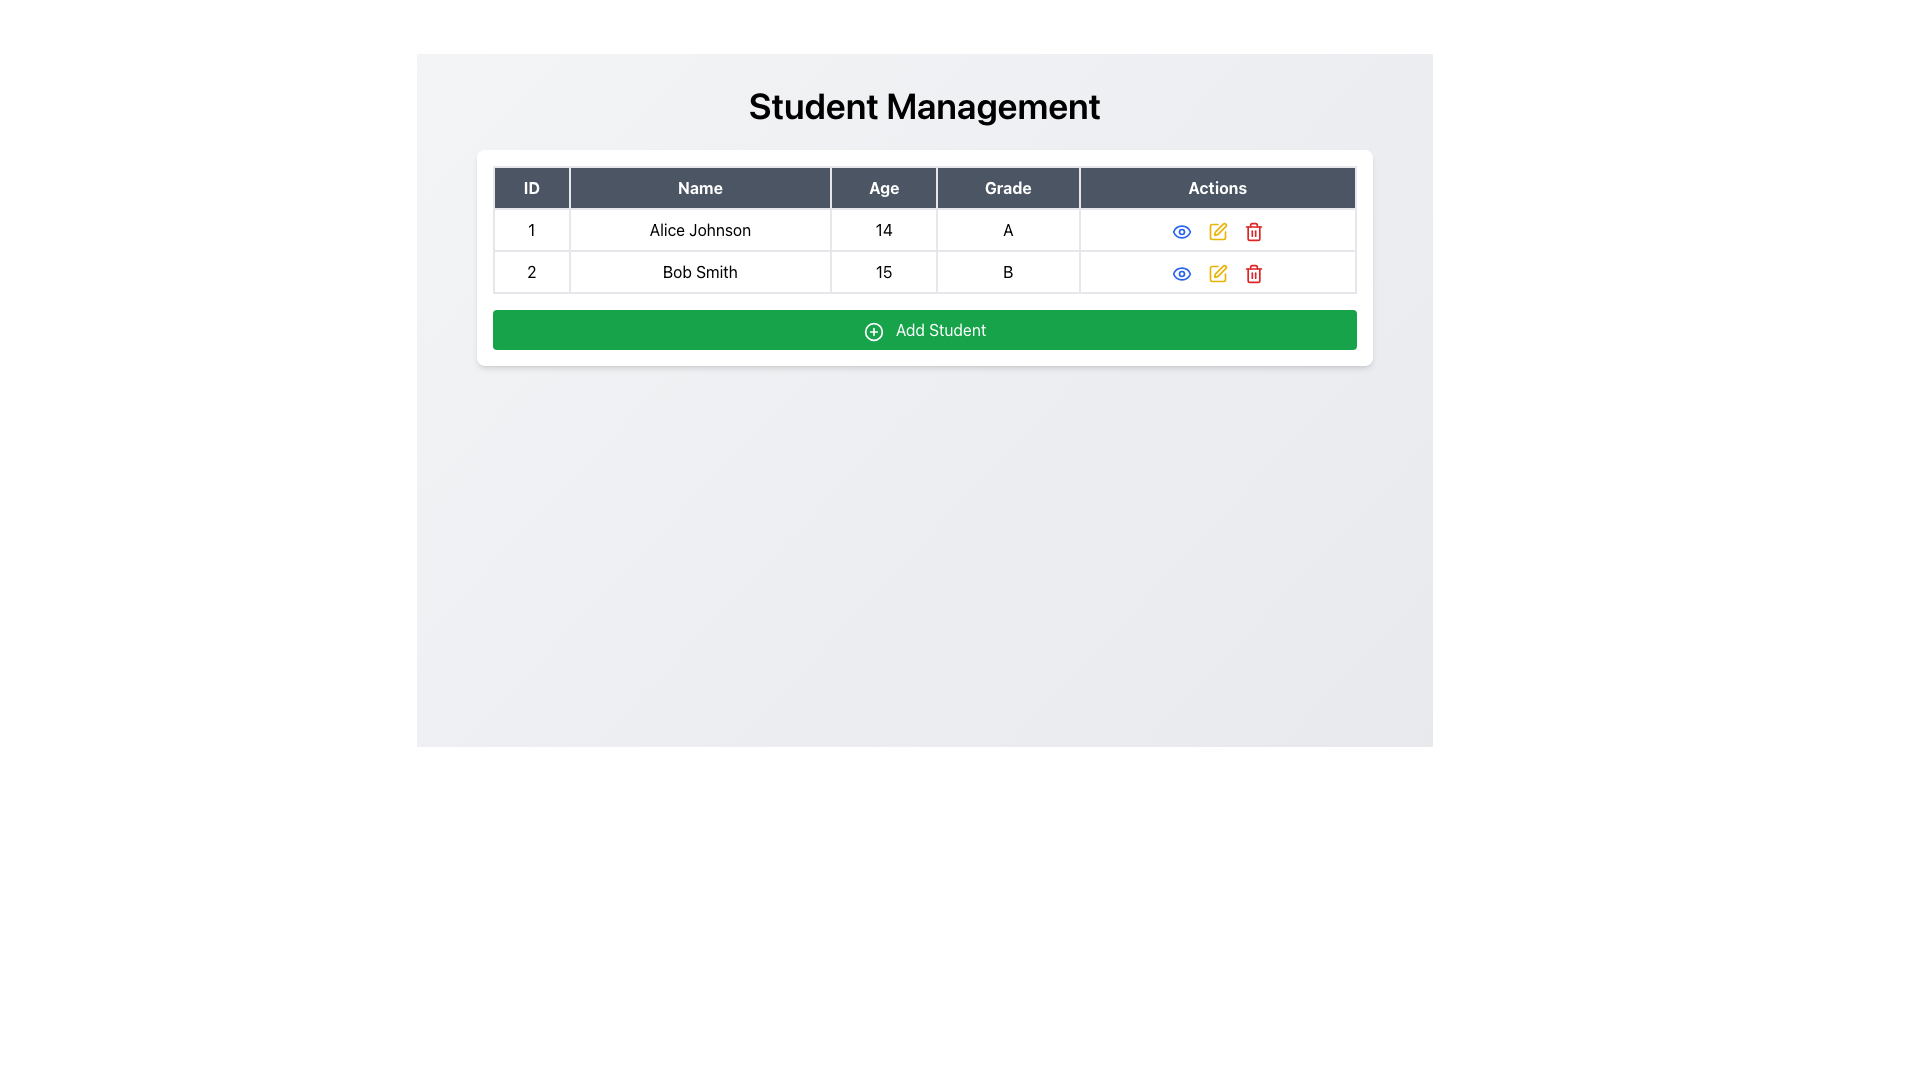 This screenshot has width=1920, height=1080. I want to click on the identification number text content located in the first row and first column of the table, directly under the 'ID' header, so click(531, 229).